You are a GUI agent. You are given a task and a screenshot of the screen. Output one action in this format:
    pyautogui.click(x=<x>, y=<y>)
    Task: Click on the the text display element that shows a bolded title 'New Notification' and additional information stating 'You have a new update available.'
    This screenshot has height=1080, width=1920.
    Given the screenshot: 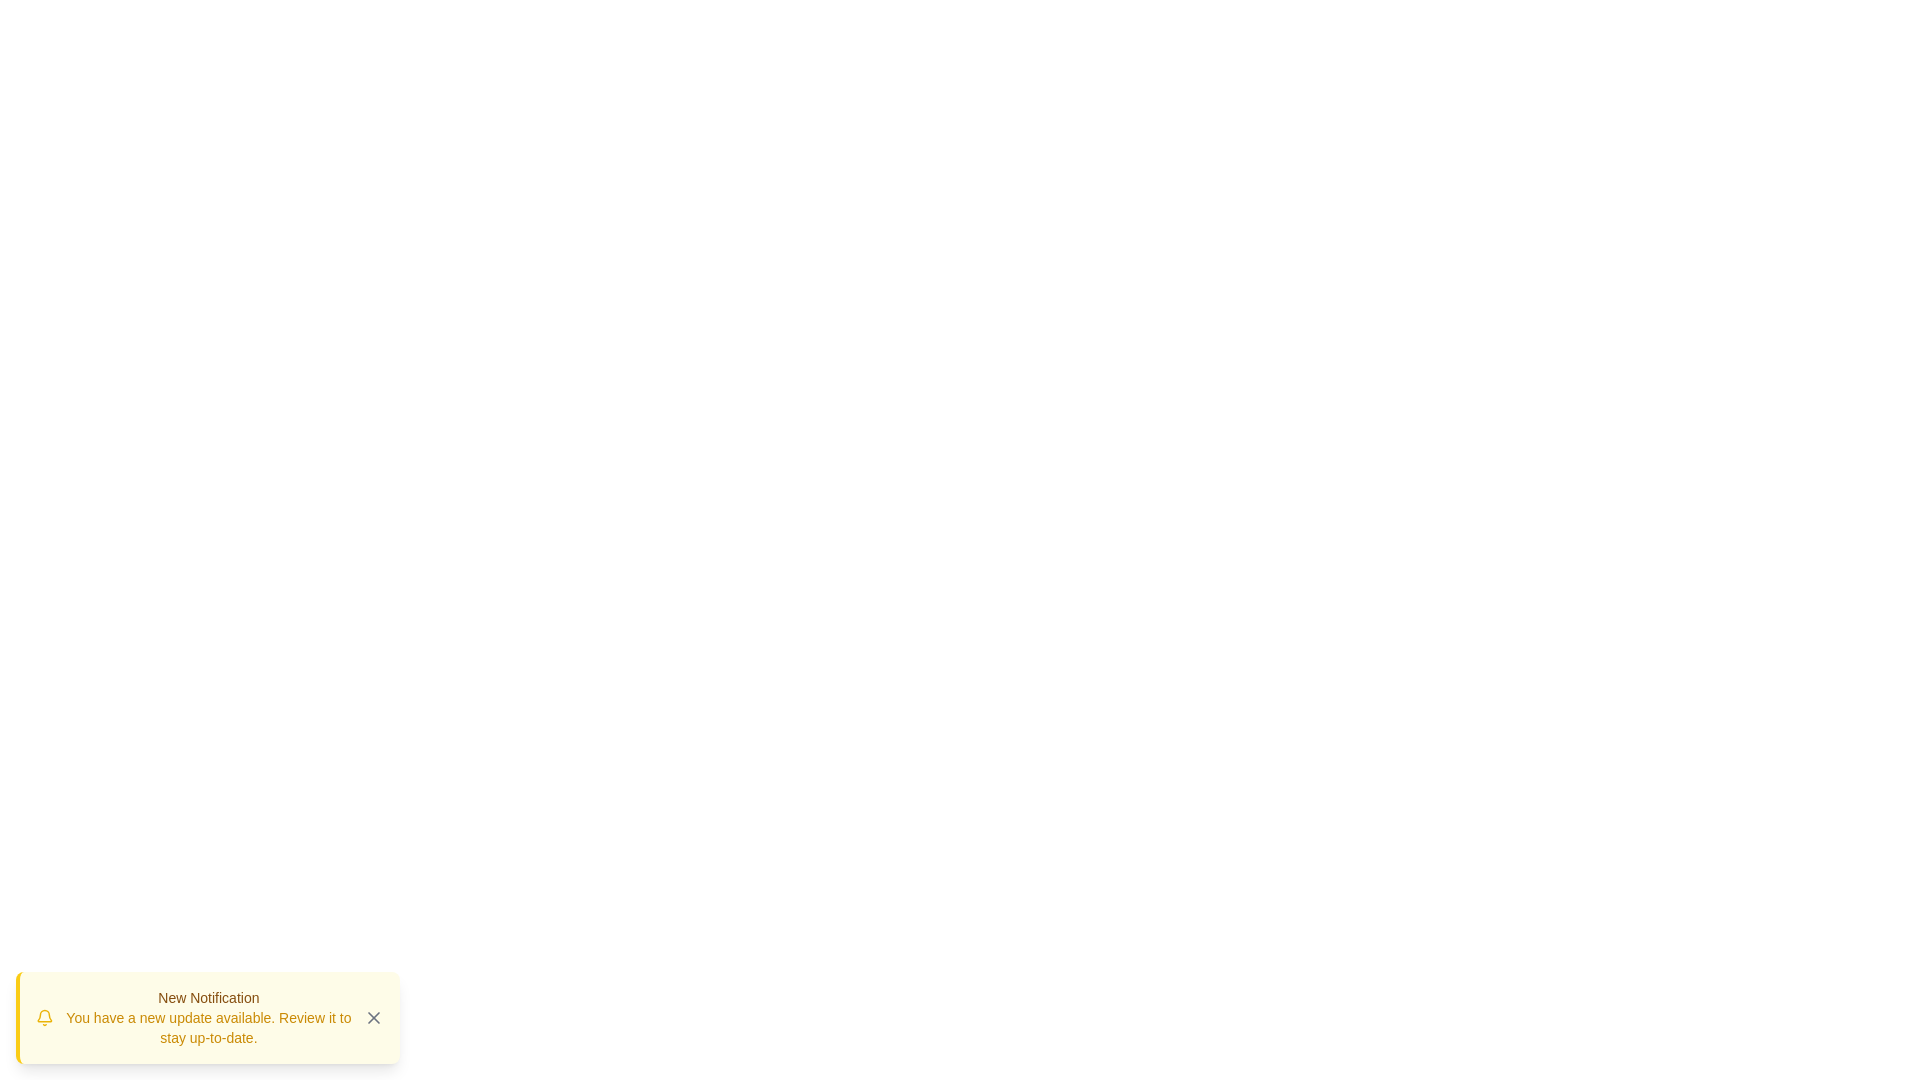 What is the action you would take?
    pyautogui.click(x=208, y=1018)
    